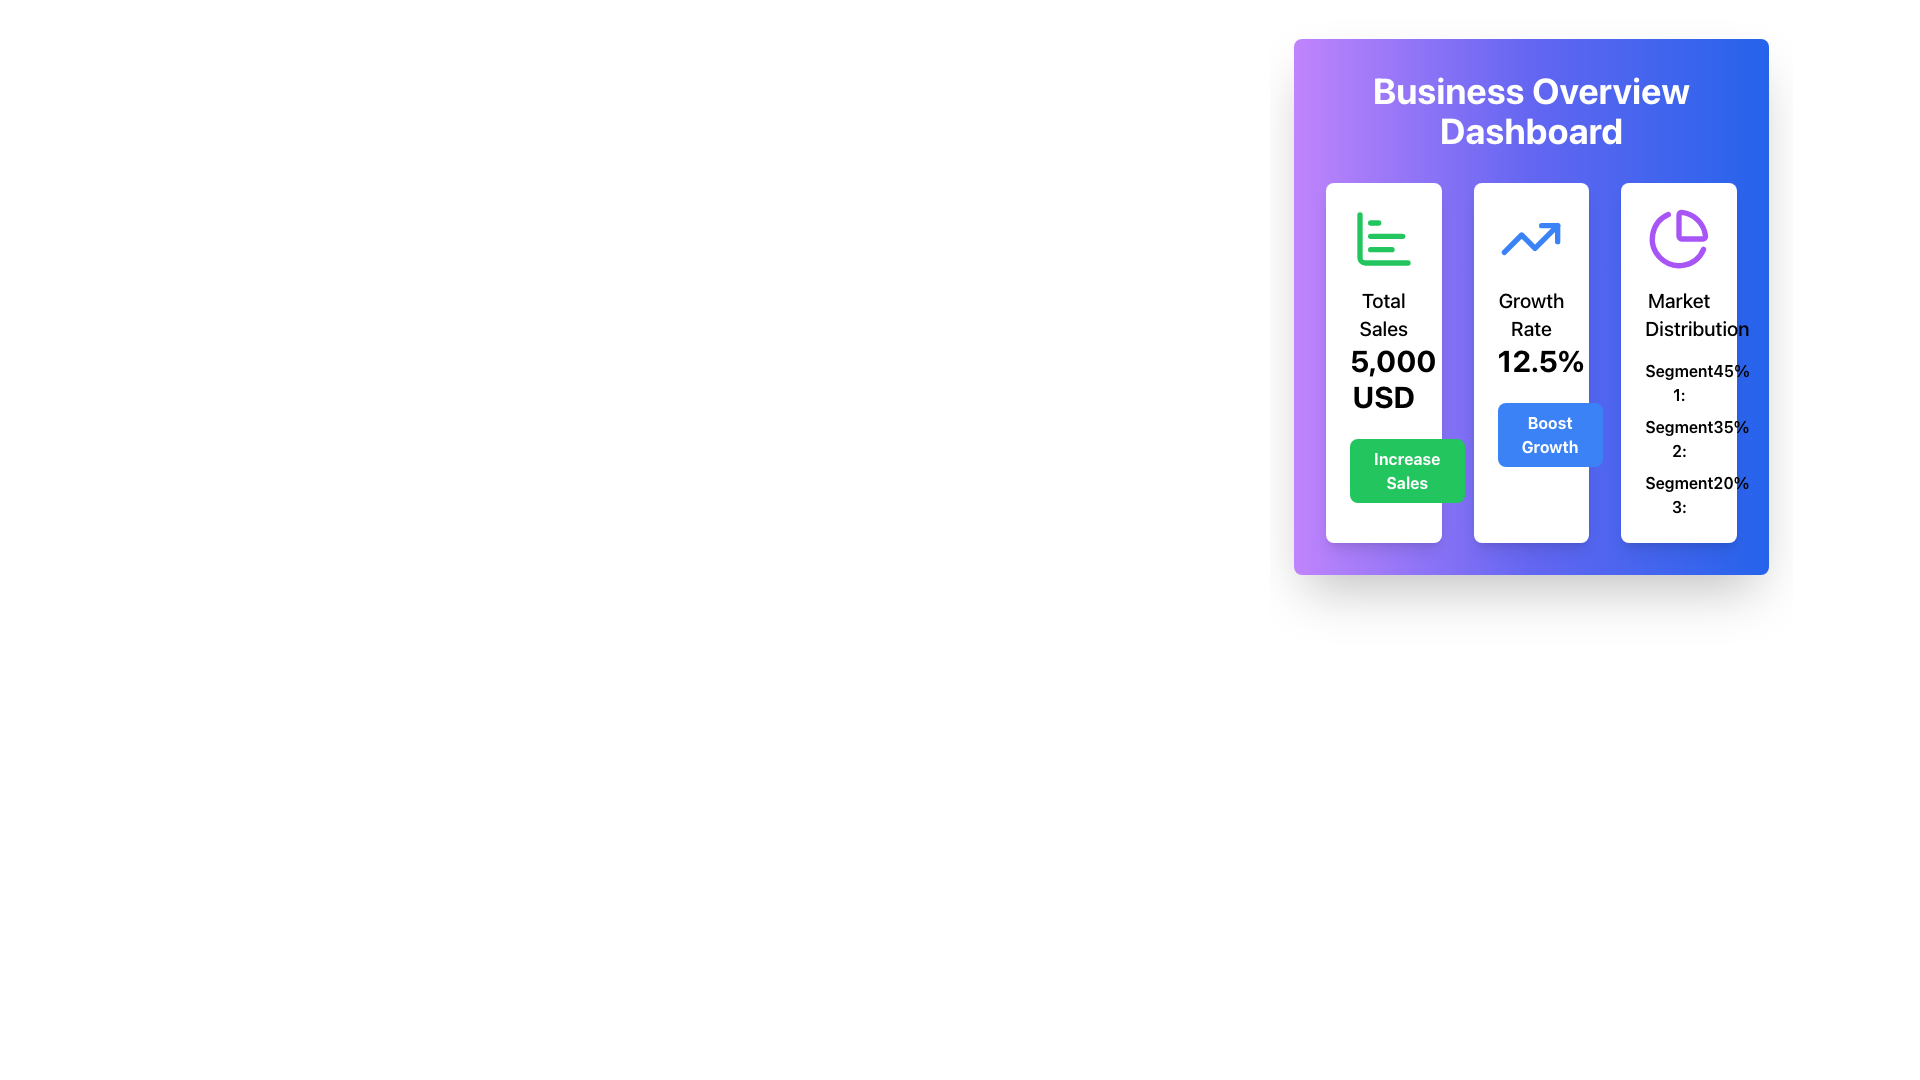  Describe the element at coordinates (1730, 438) in the screenshot. I see `the Text label displaying the market share percentage for 'Segment 2' located in the metrics column of the 'Market Distribution' section` at that location.